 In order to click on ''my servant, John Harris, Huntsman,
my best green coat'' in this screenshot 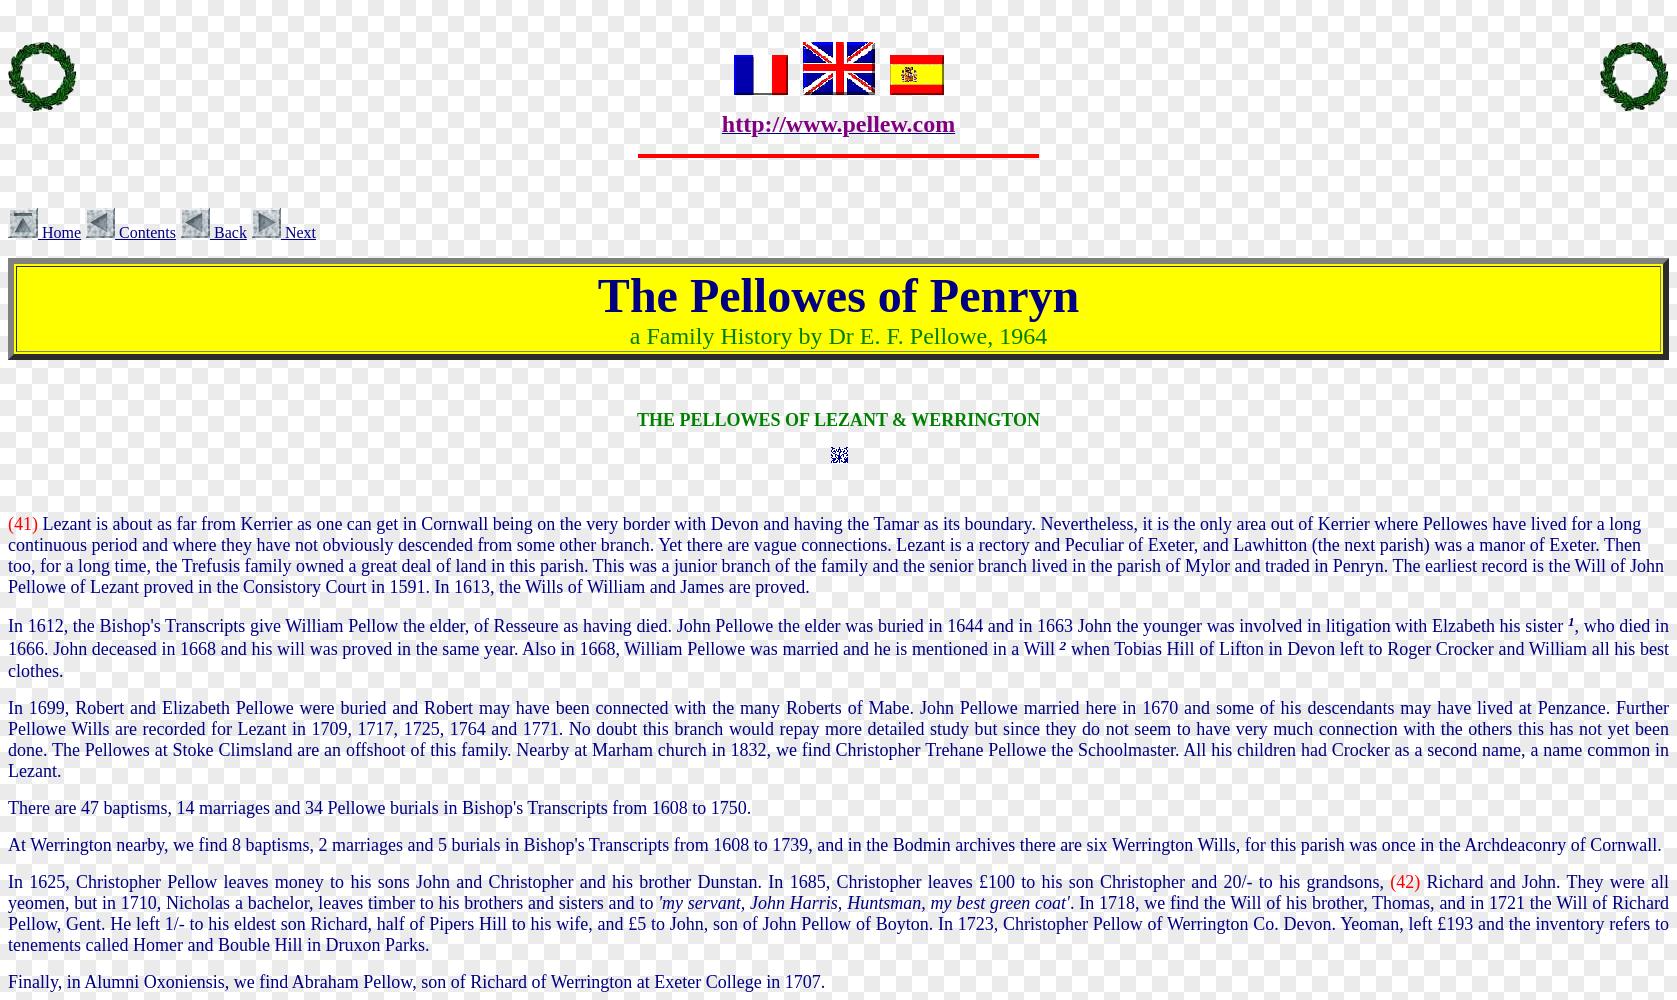, I will do `click(862, 902)`.